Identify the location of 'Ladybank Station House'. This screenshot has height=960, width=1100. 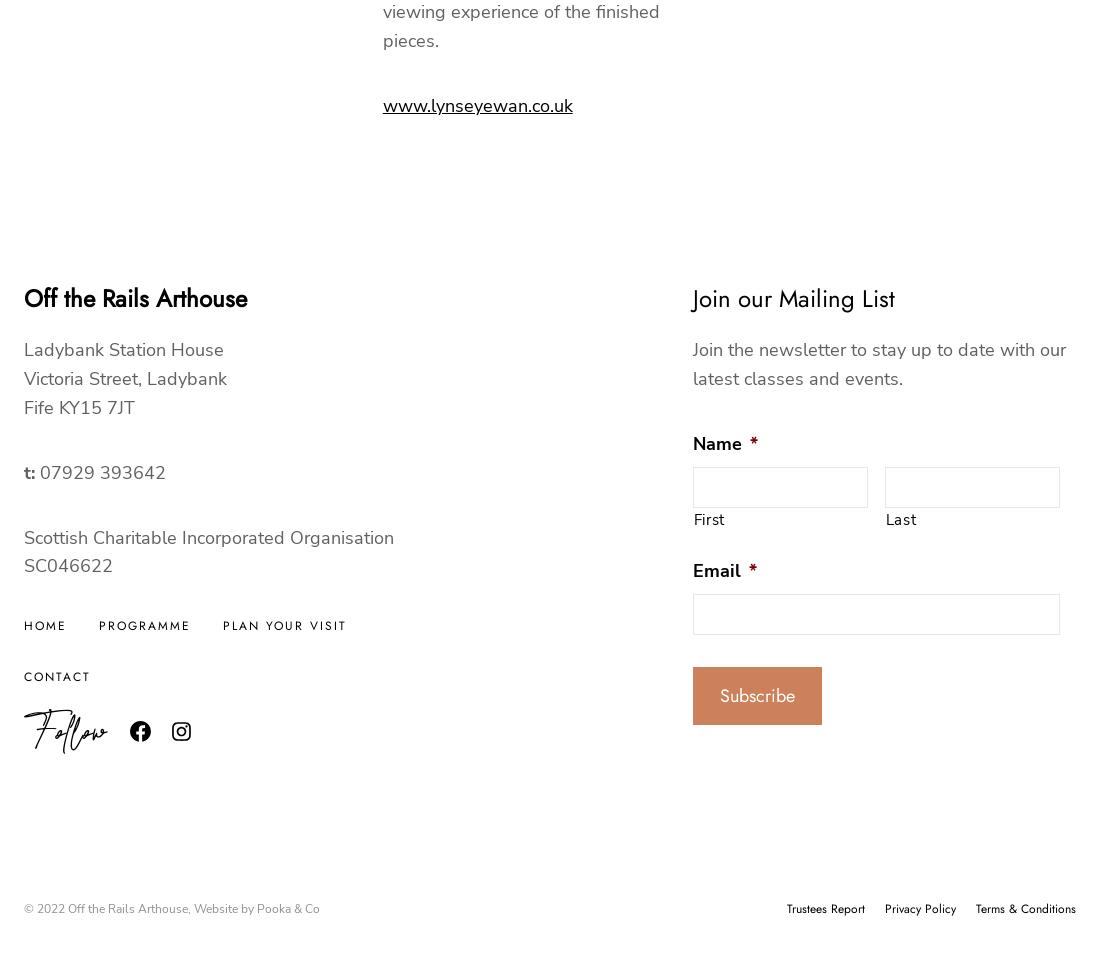
(123, 350).